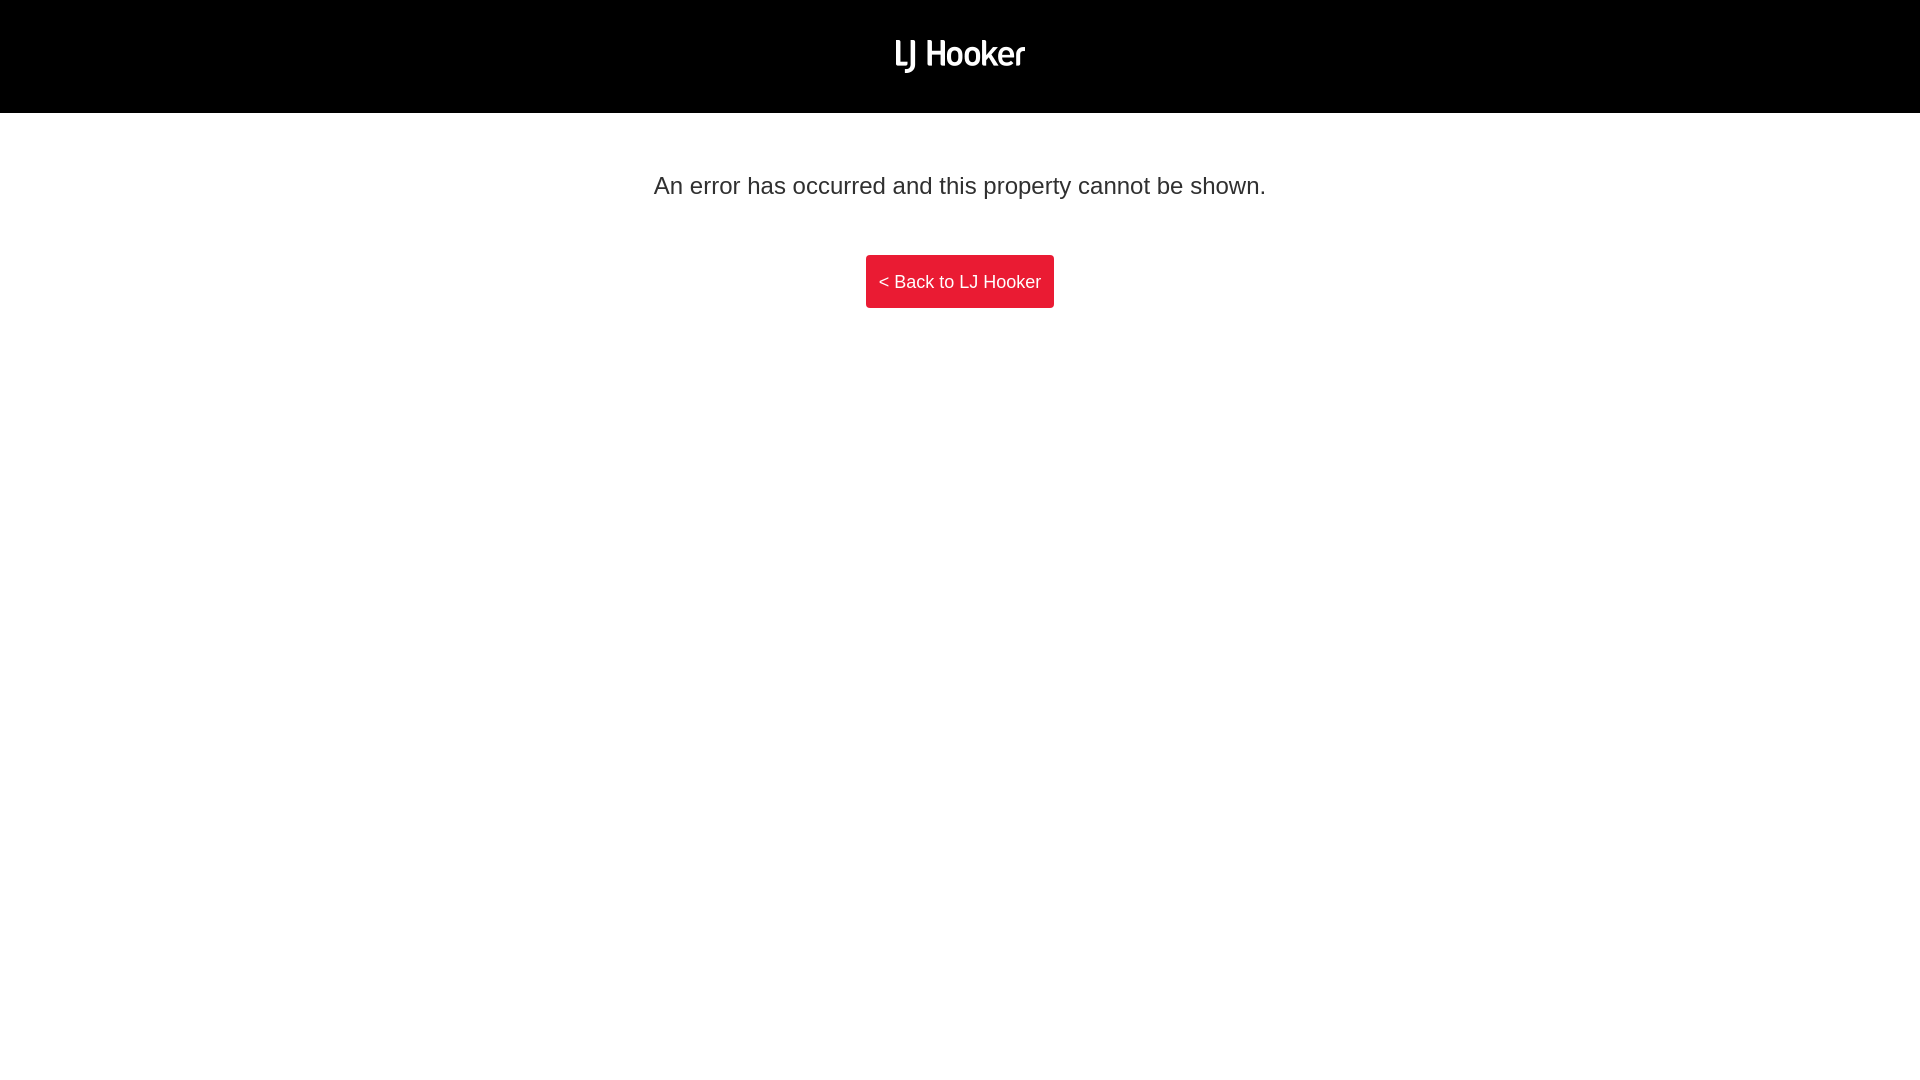 This screenshot has width=1920, height=1080. What do you see at coordinates (865, 281) in the screenshot?
I see `'< Back to LJ Hooker'` at bounding box center [865, 281].